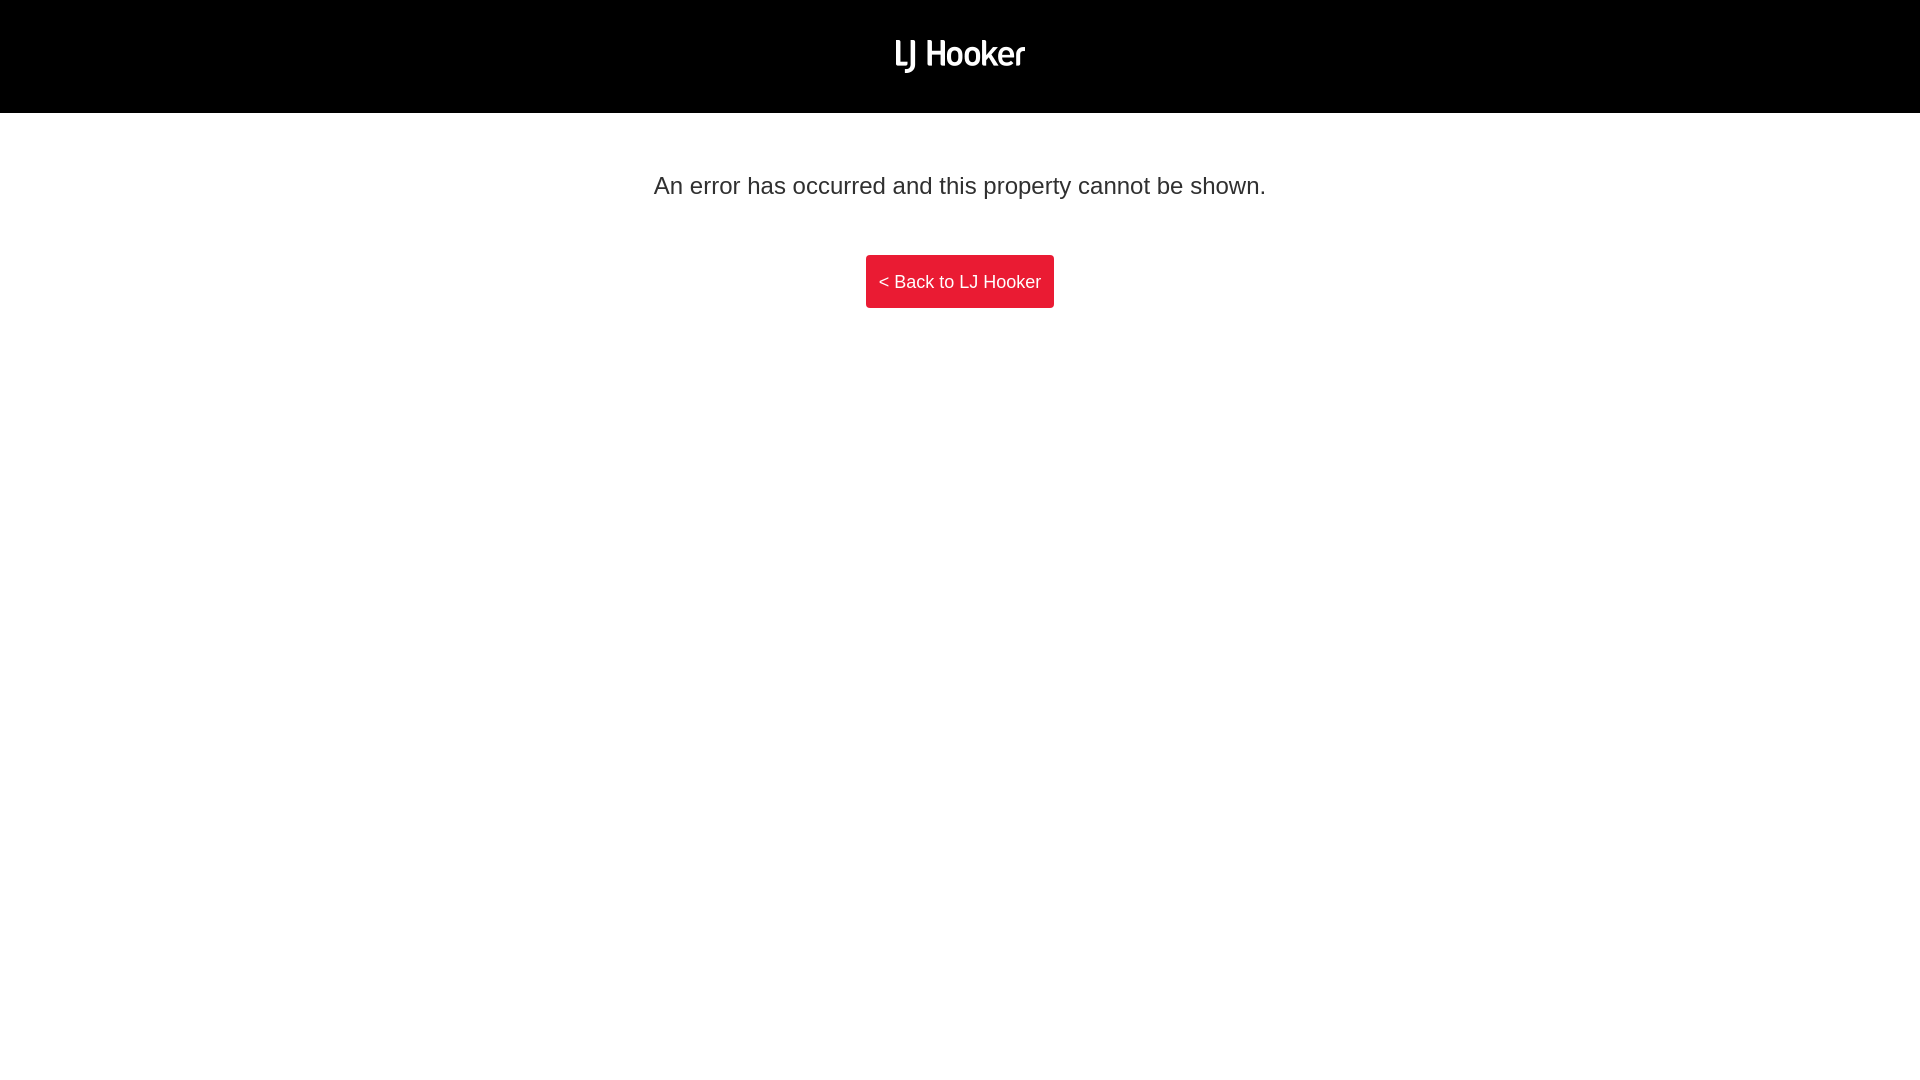 This screenshot has width=1920, height=1080. What do you see at coordinates (865, 281) in the screenshot?
I see `'< Back to LJ Hooker'` at bounding box center [865, 281].